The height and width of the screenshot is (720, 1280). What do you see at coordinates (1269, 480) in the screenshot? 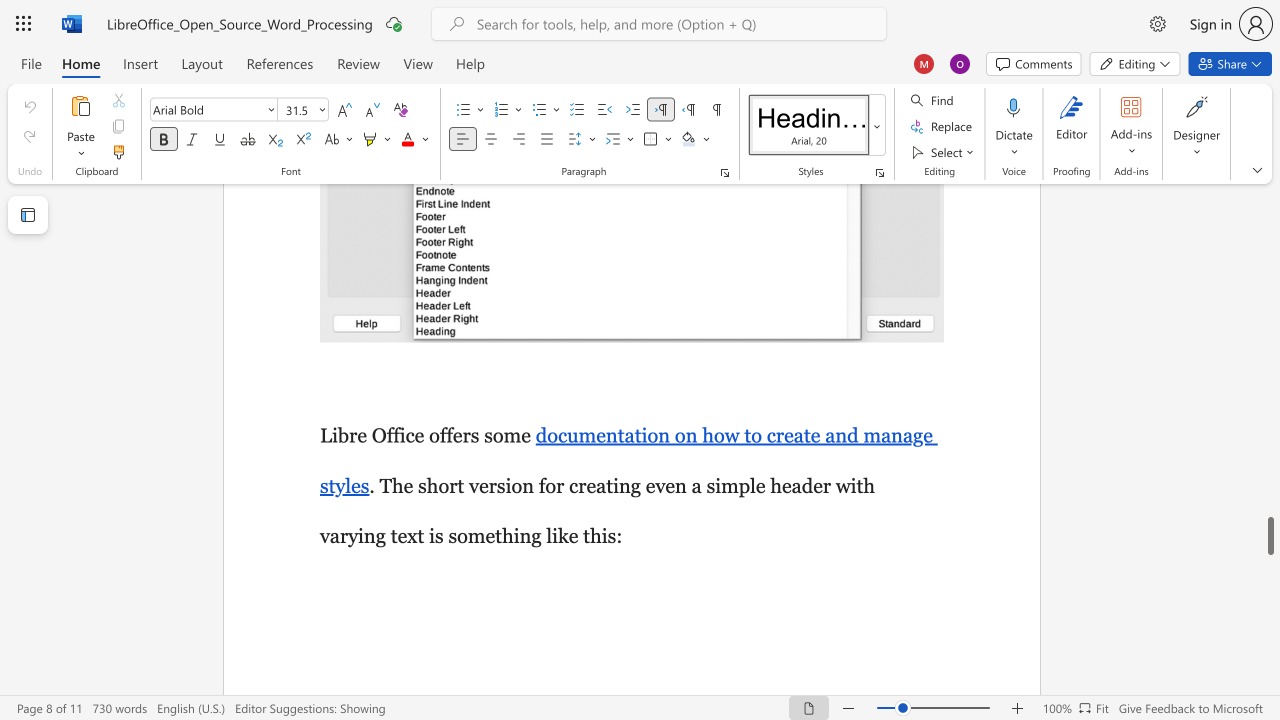
I see `the scrollbar to scroll upward` at bounding box center [1269, 480].